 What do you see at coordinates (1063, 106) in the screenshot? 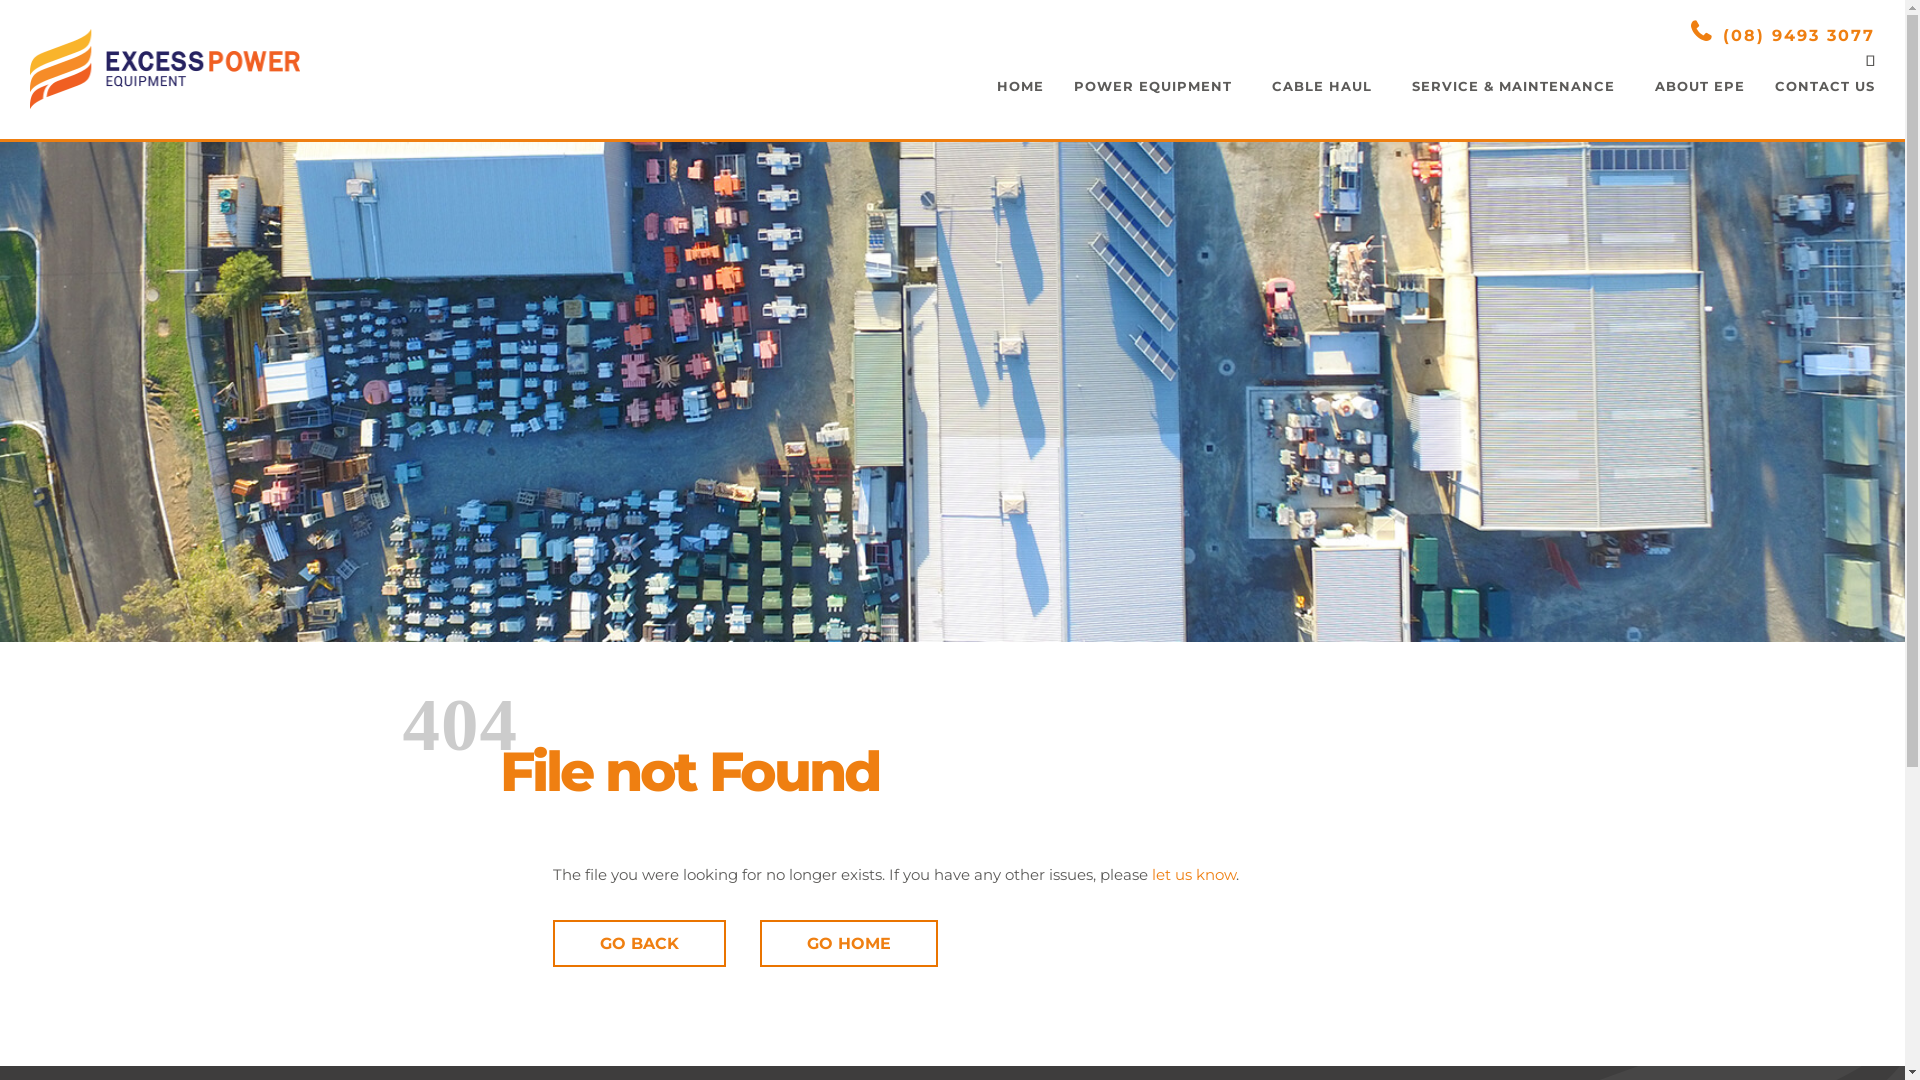
I see `'POWER EQUIPMENT'` at bounding box center [1063, 106].